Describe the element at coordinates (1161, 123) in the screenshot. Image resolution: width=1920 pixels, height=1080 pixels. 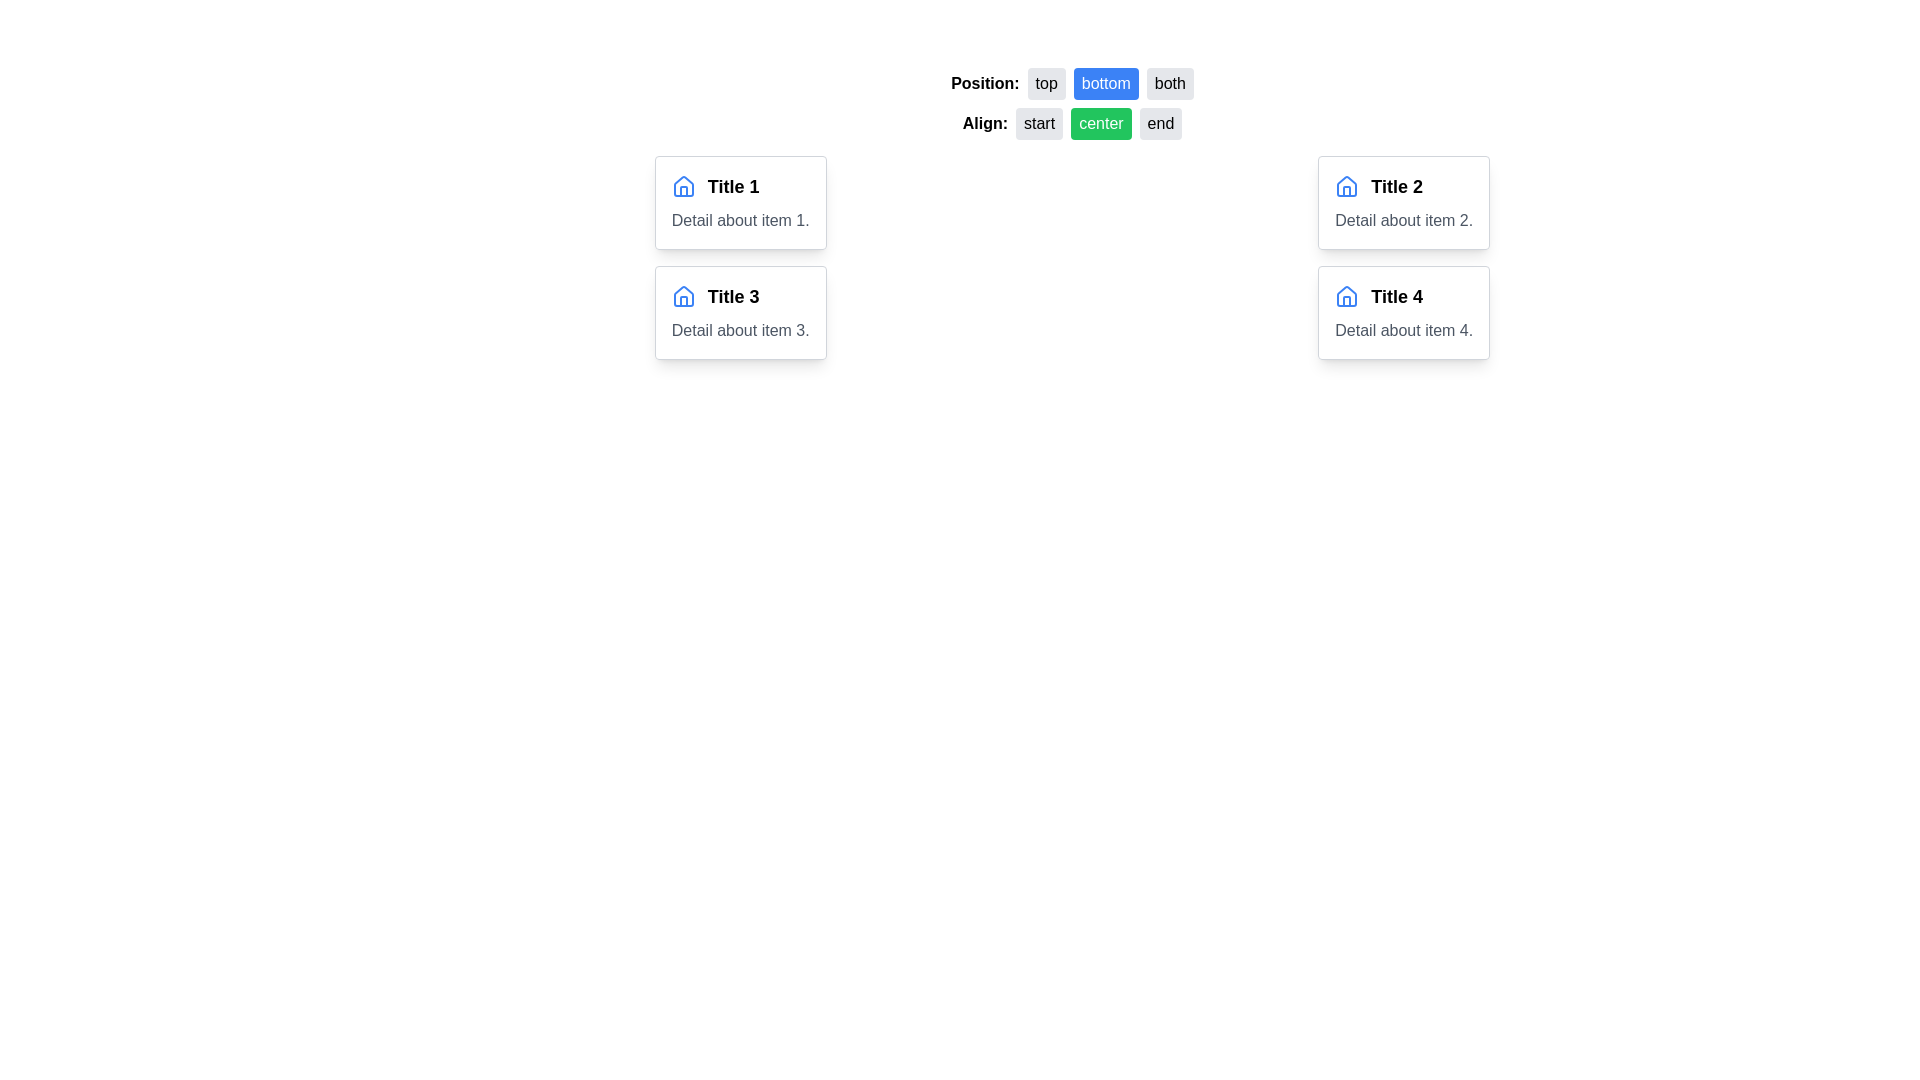
I see `the 'end' alignment button located` at that location.